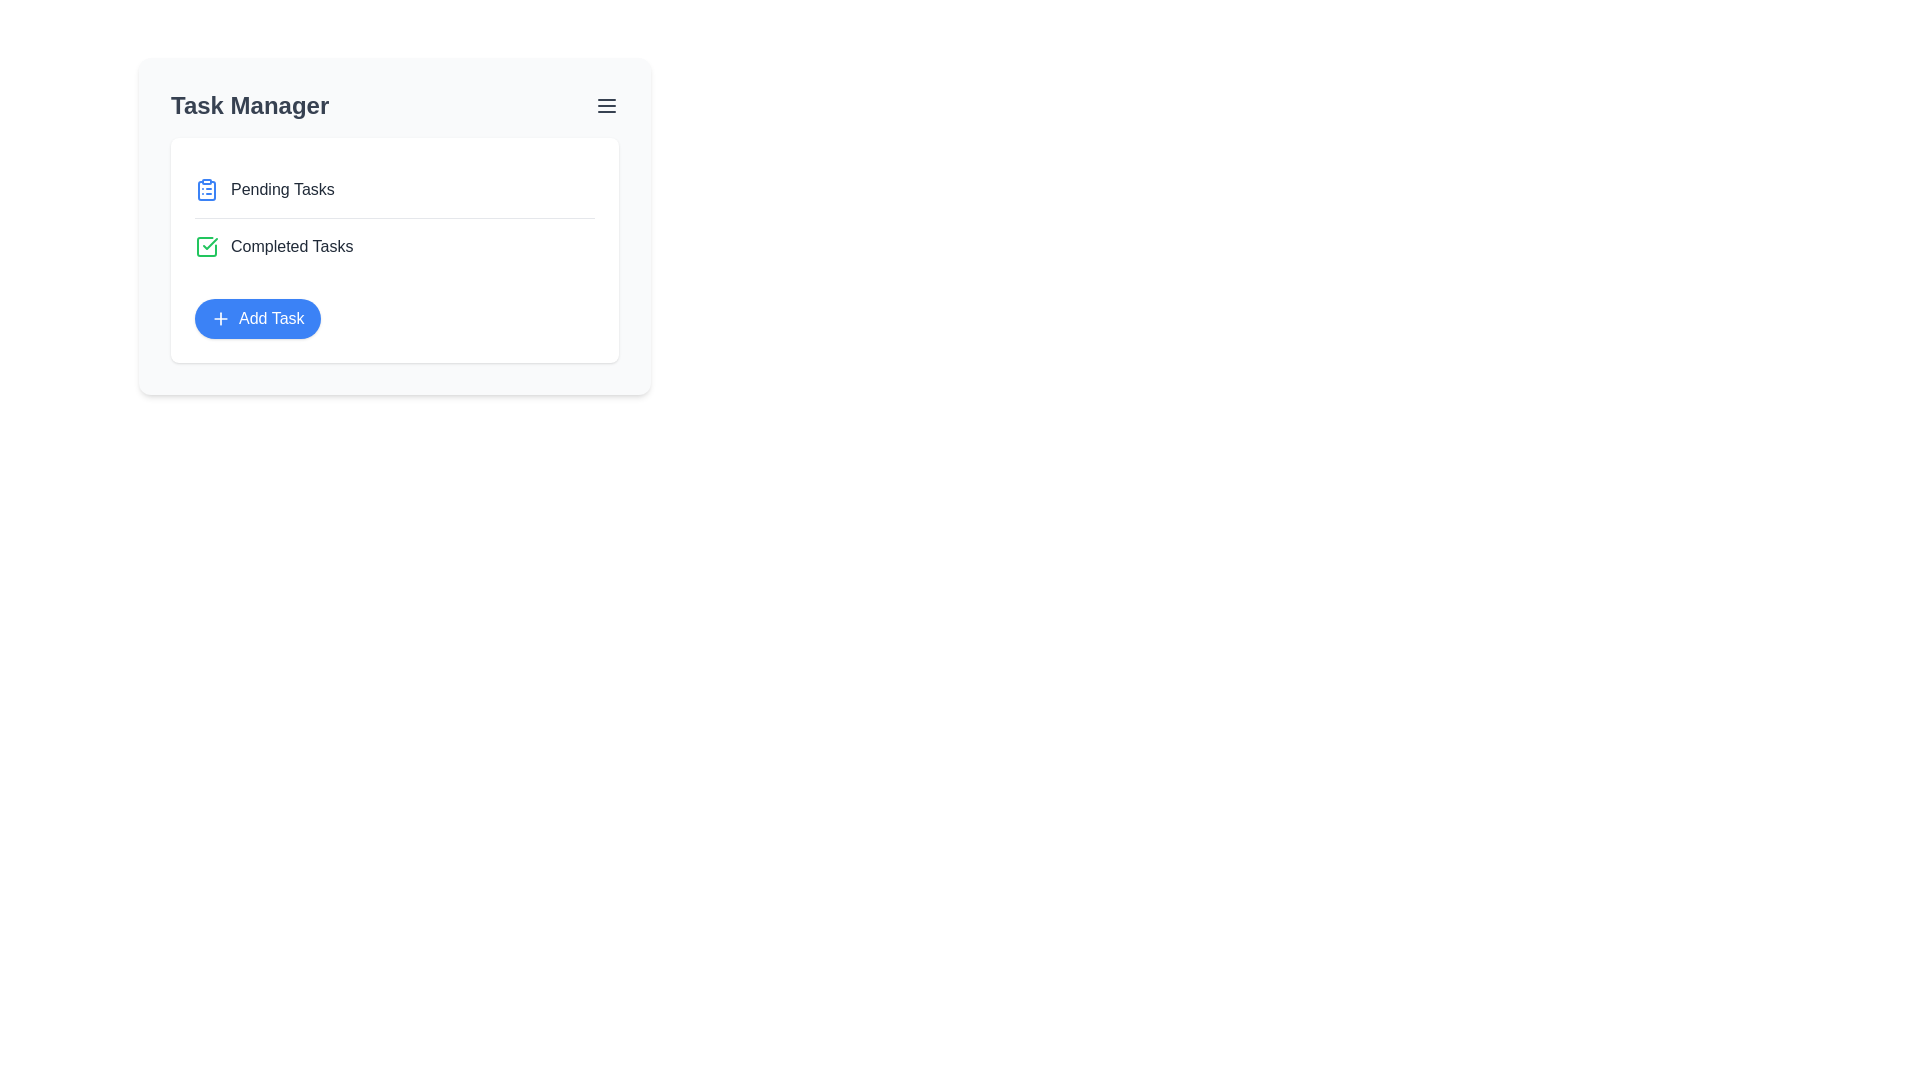 The image size is (1920, 1080). What do you see at coordinates (394, 189) in the screenshot?
I see `the 'Pending Tasks' item in the menu` at bounding box center [394, 189].